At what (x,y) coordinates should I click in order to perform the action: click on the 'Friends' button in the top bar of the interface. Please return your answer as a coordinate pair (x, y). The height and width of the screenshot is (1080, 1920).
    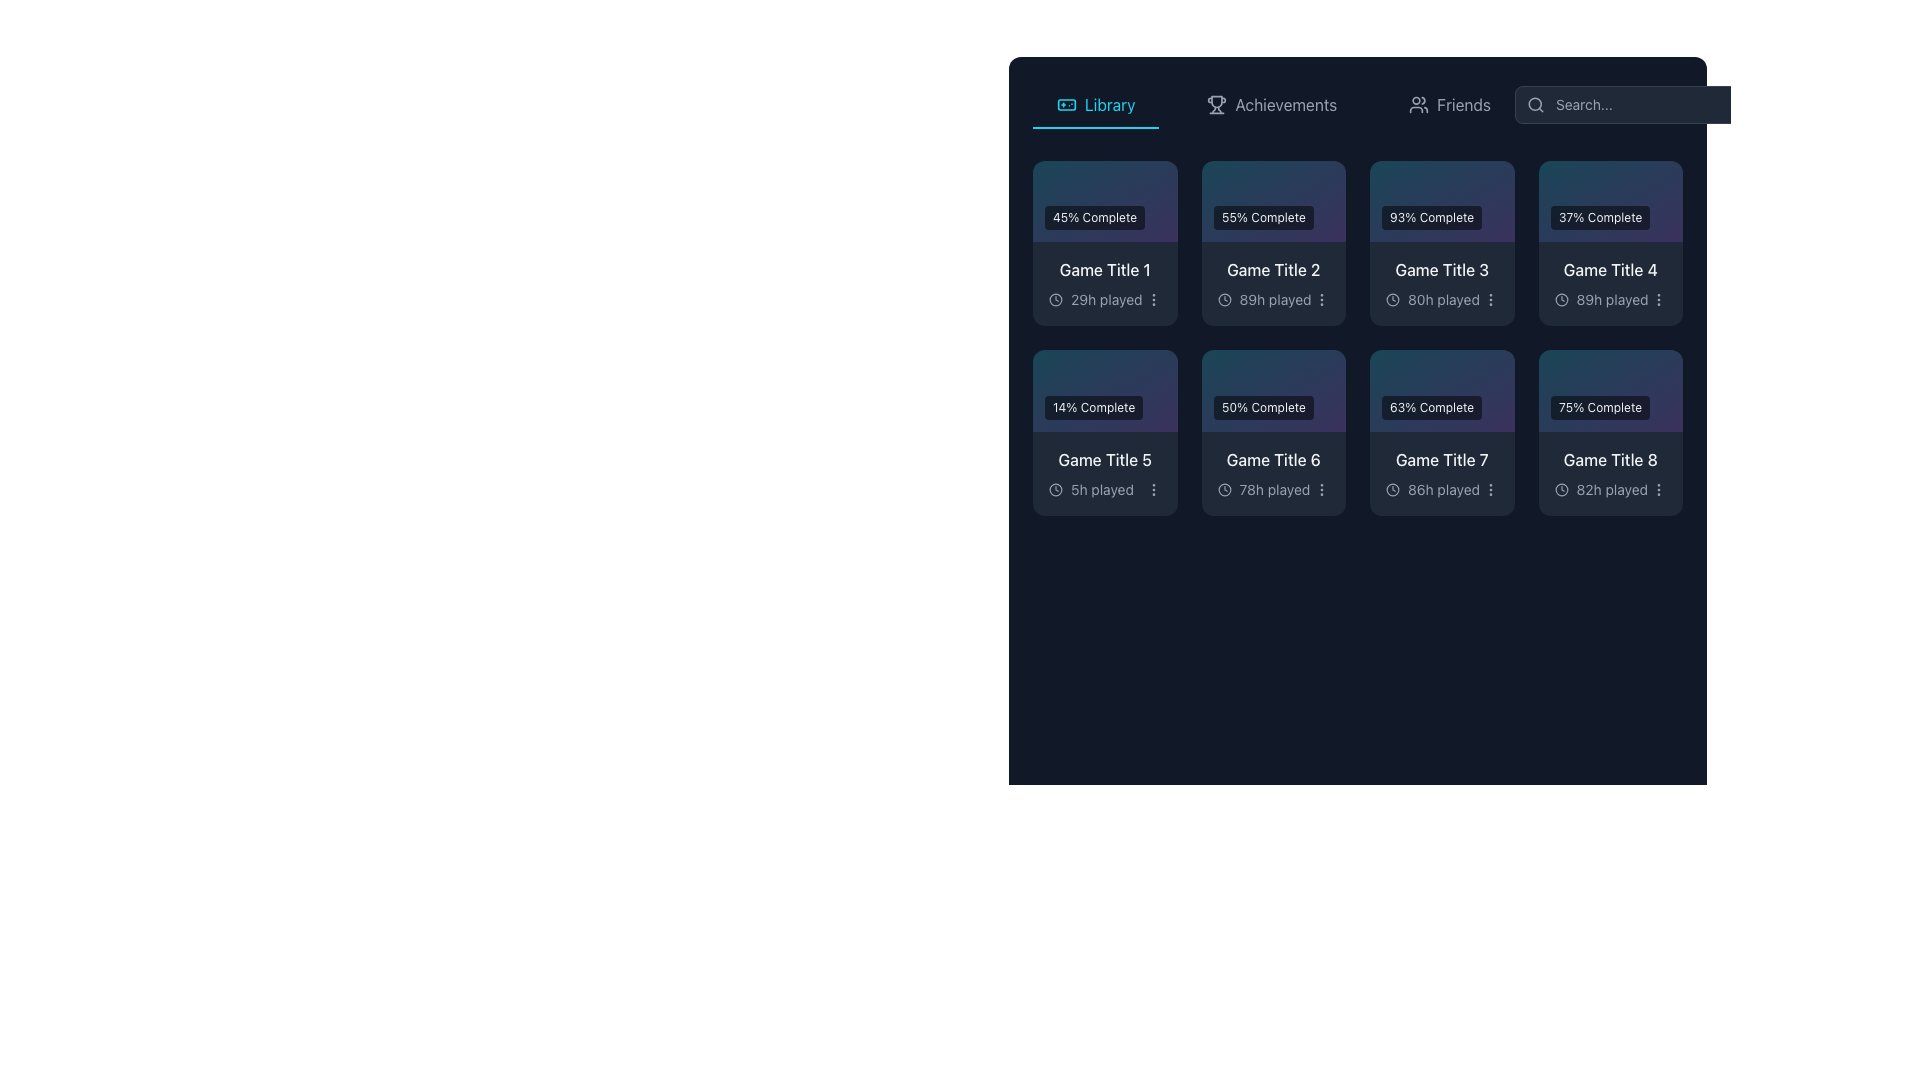
    Looking at the image, I should click on (1450, 104).